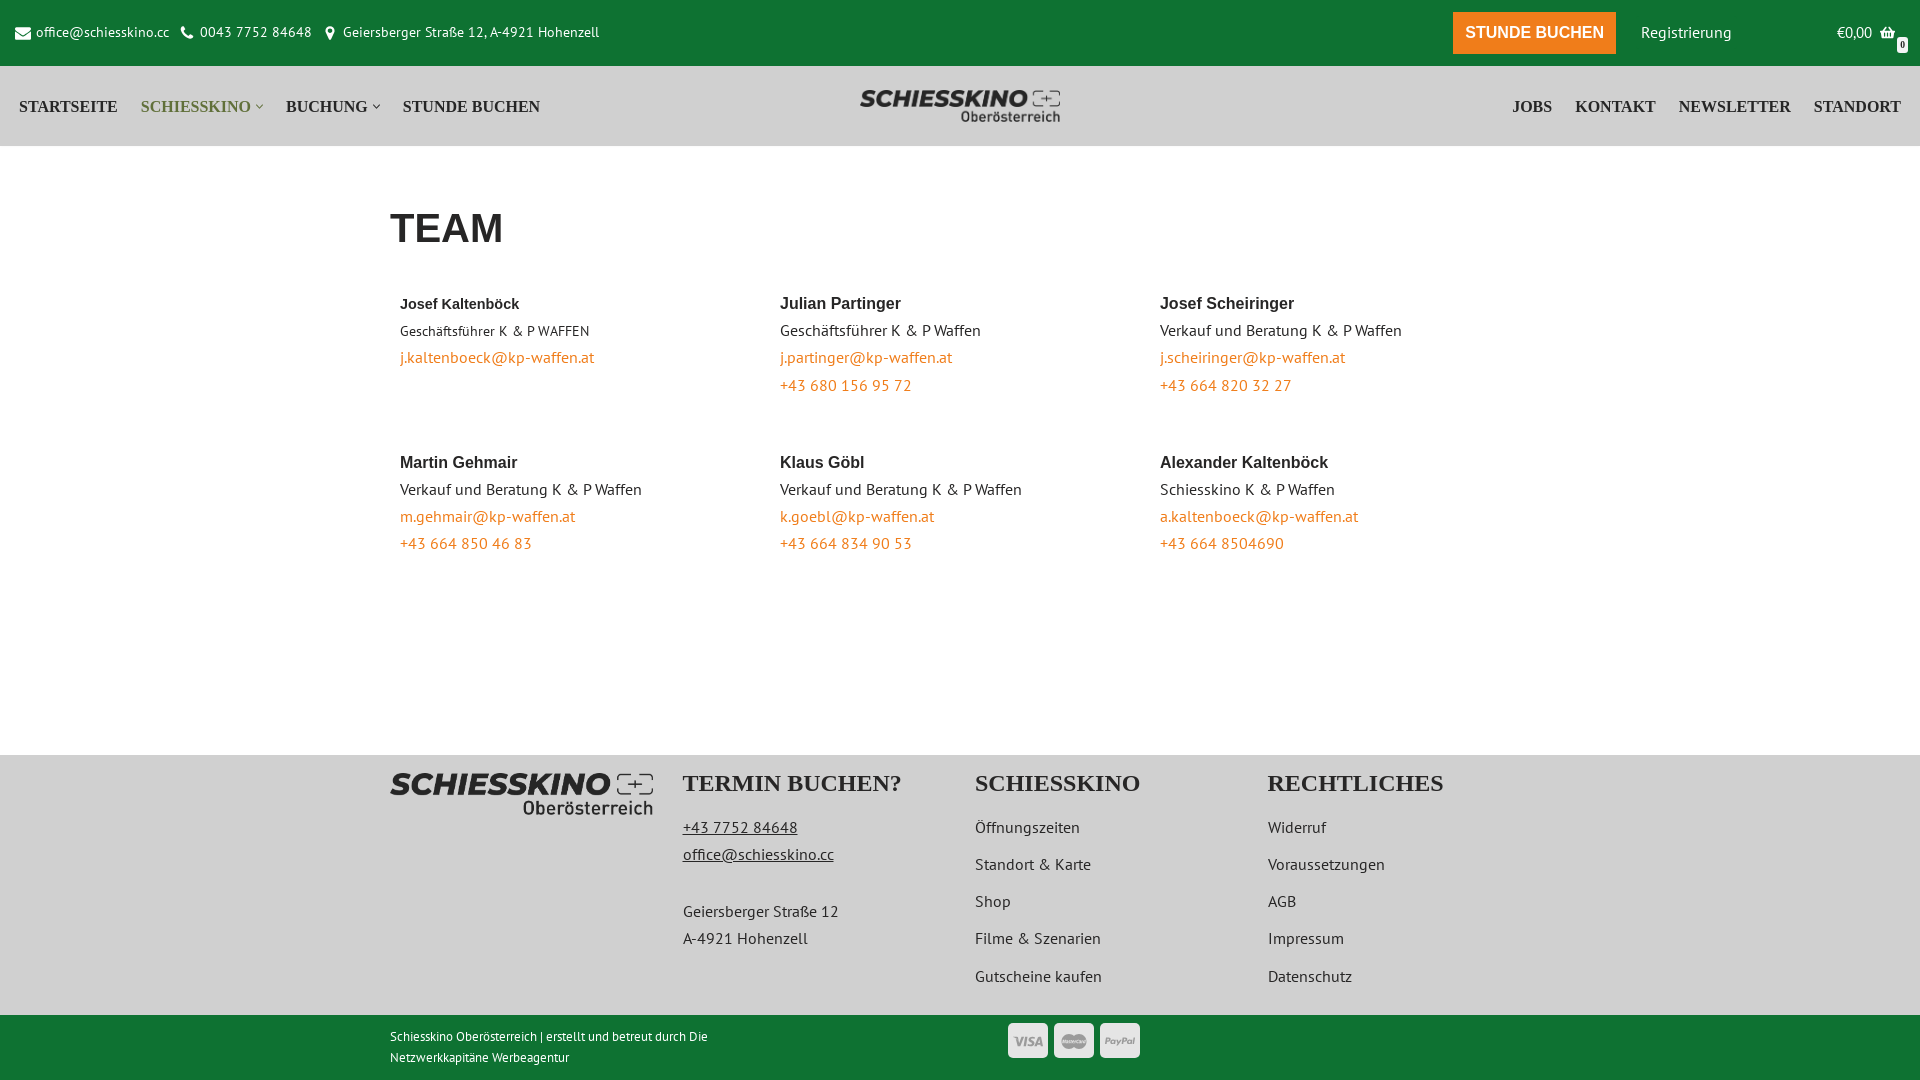 The width and height of the screenshot is (1920, 1080). What do you see at coordinates (1224, 385) in the screenshot?
I see `'+43 664 820 32 27'` at bounding box center [1224, 385].